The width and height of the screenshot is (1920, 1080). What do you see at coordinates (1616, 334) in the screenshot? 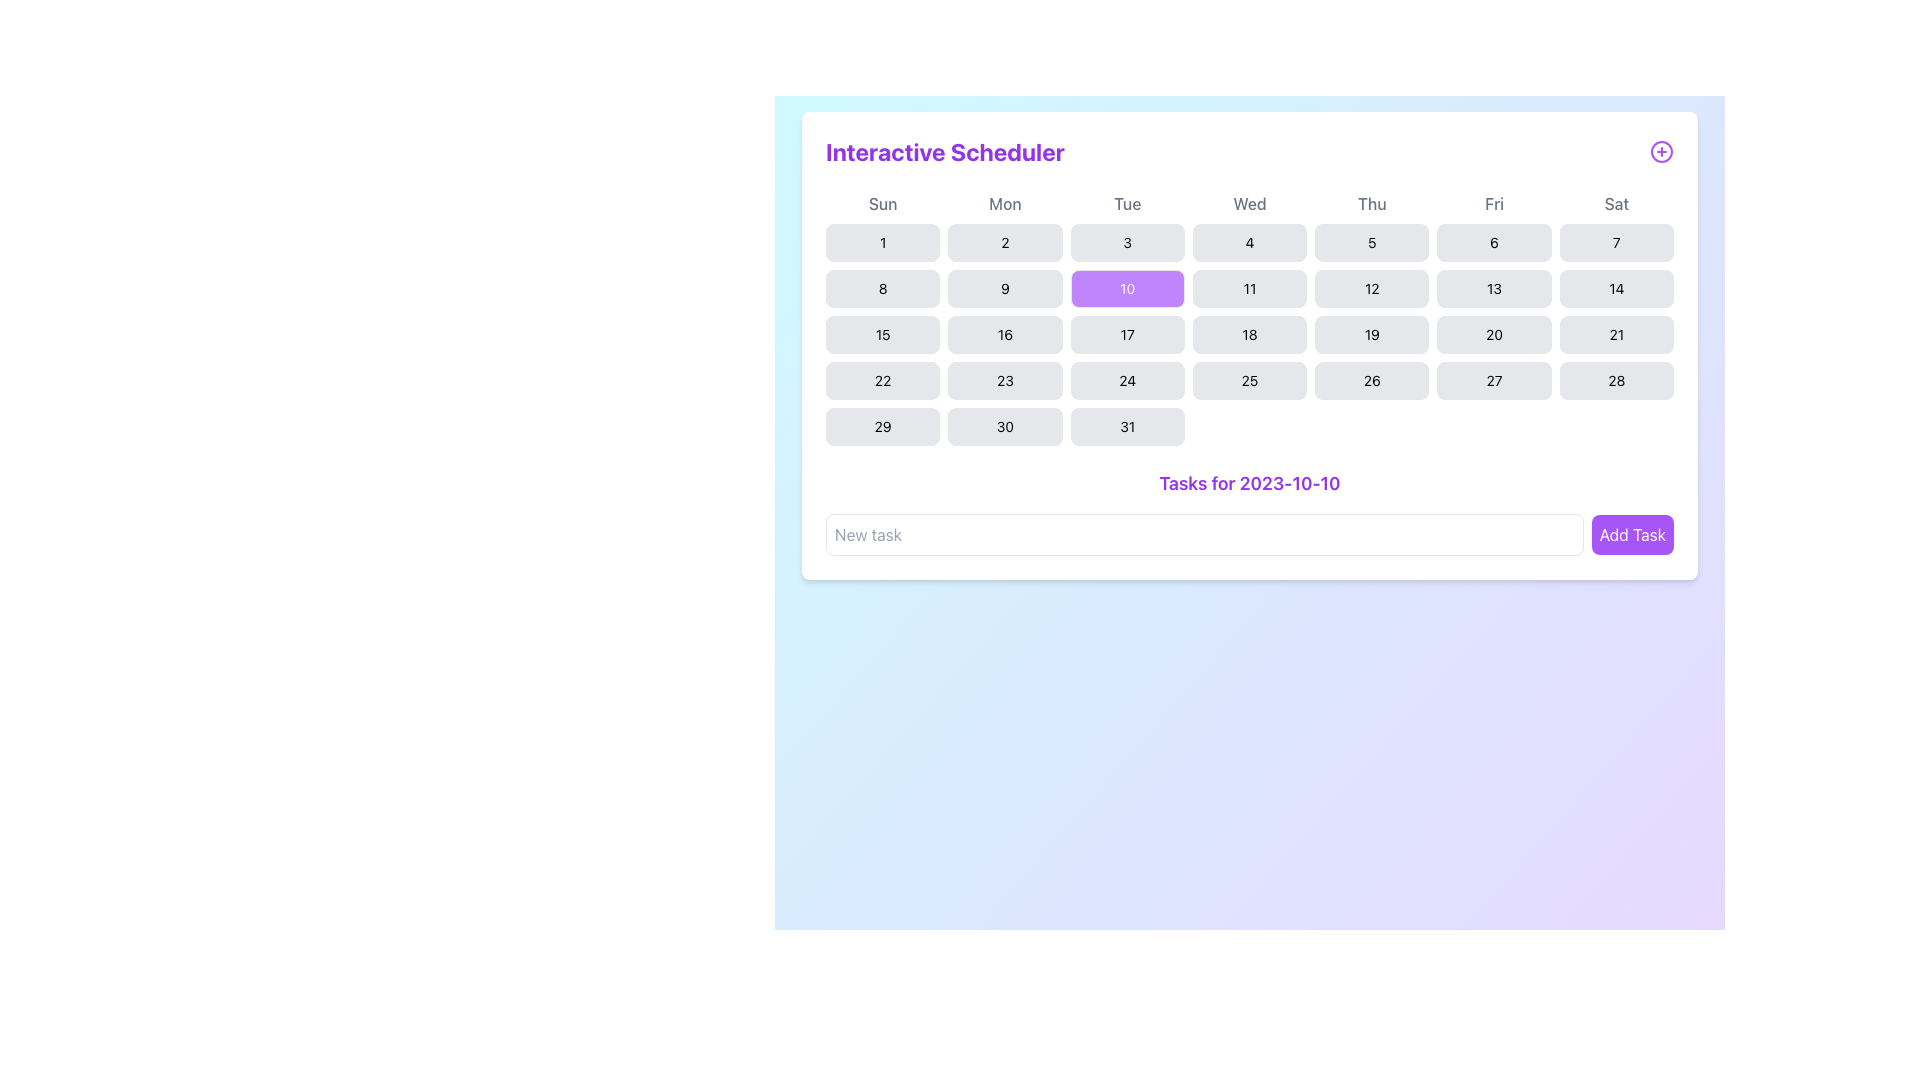
I see `the rounded rectangular button with the number '21' in the bottom row of the calendar grid under the Saturday header` at bounding box center [1616, 334].